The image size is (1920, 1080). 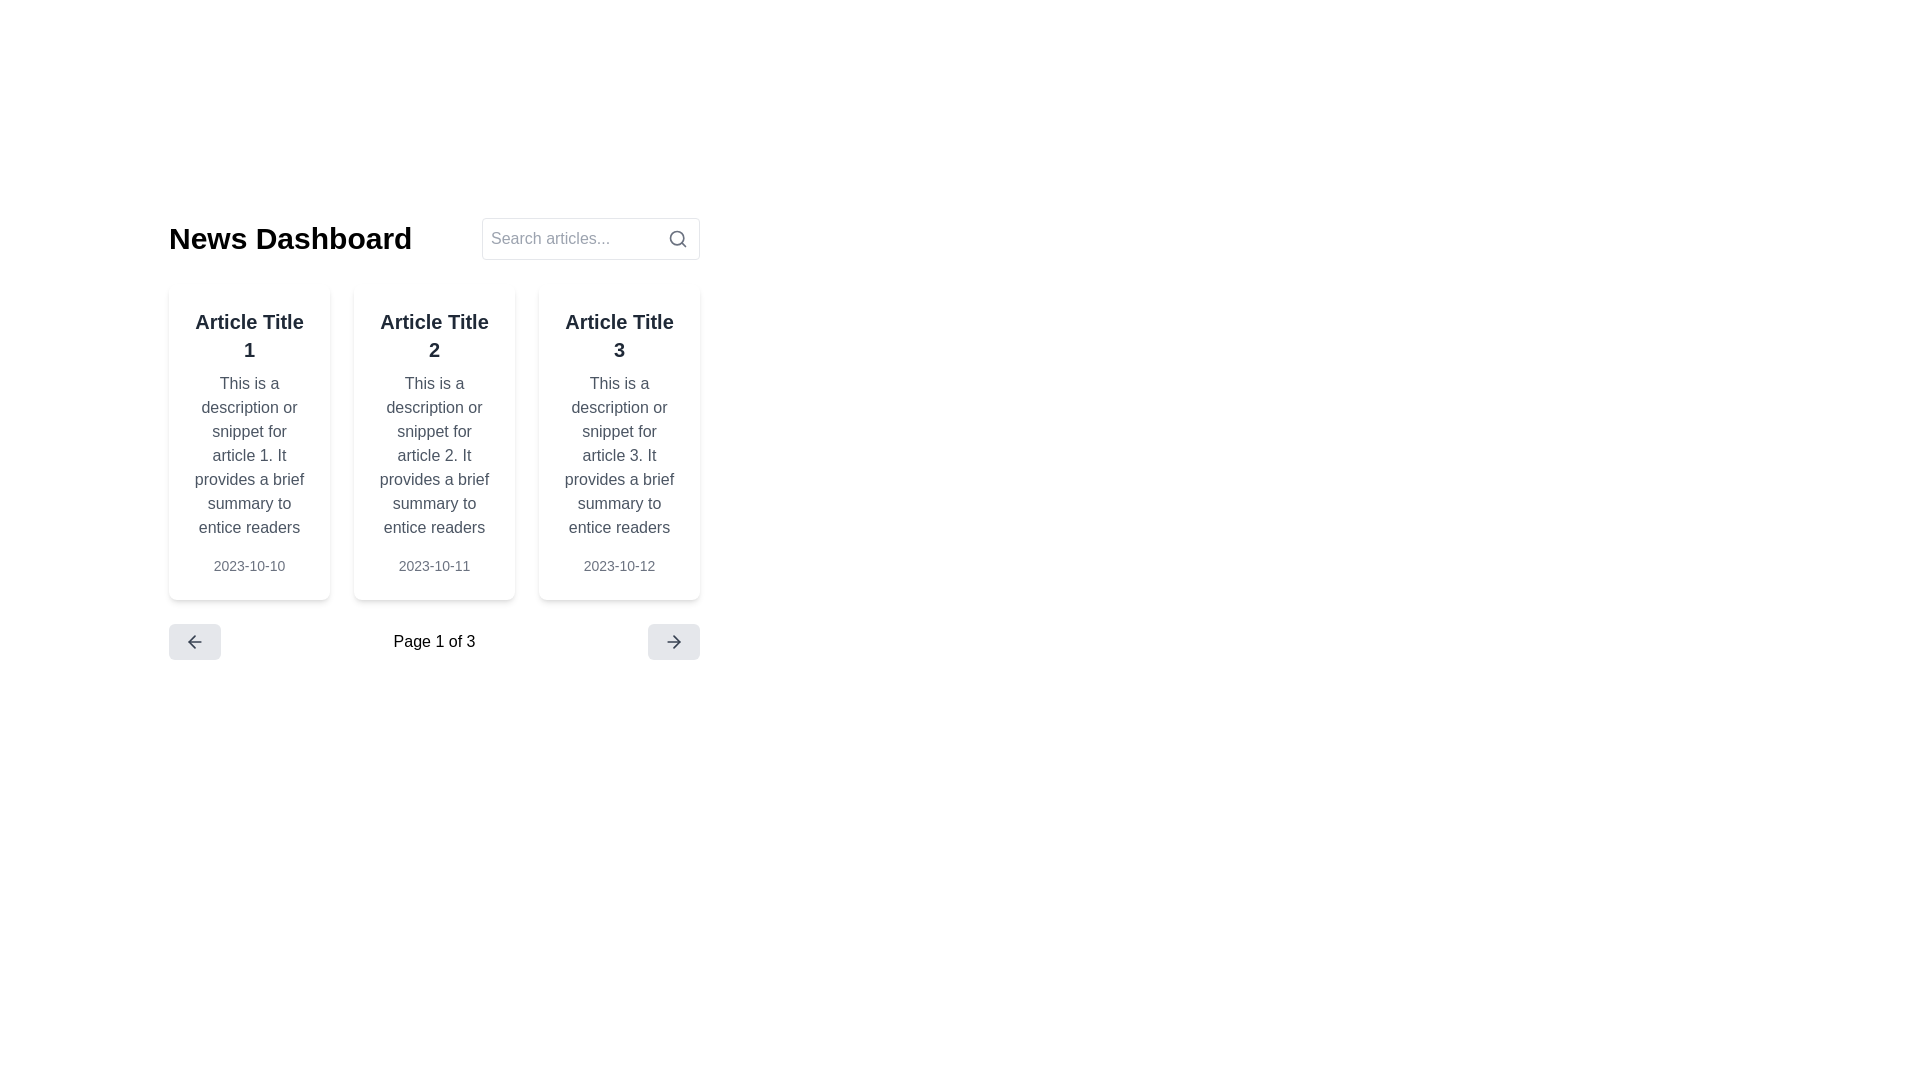 I want to click on the search input field or the magnifying glass icon located in the top-right section of the 'News Dashboard' interface, so click(x=589, y=238).